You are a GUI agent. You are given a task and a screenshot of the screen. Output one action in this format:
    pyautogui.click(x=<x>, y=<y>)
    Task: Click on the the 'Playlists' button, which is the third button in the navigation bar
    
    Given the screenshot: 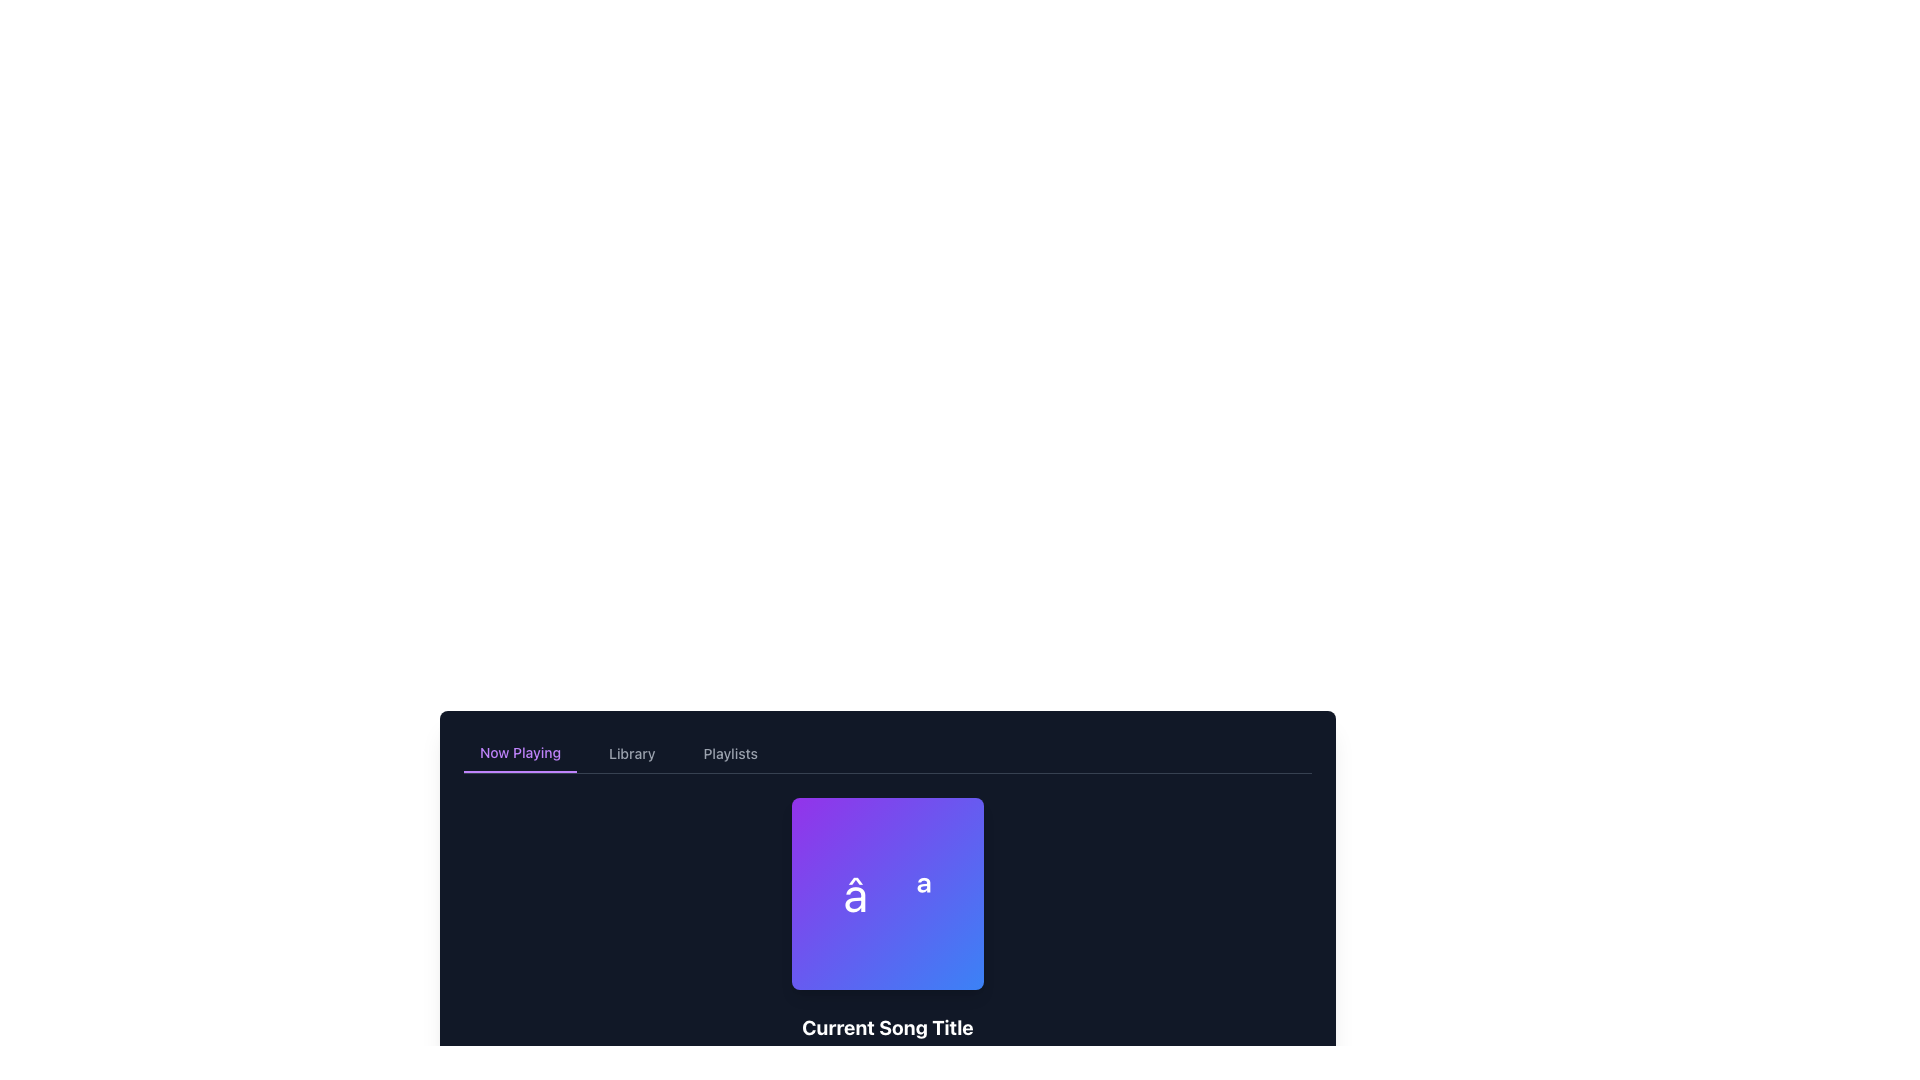 What is the action you would take?
    pyautogui.click(x=729, y=753)
    